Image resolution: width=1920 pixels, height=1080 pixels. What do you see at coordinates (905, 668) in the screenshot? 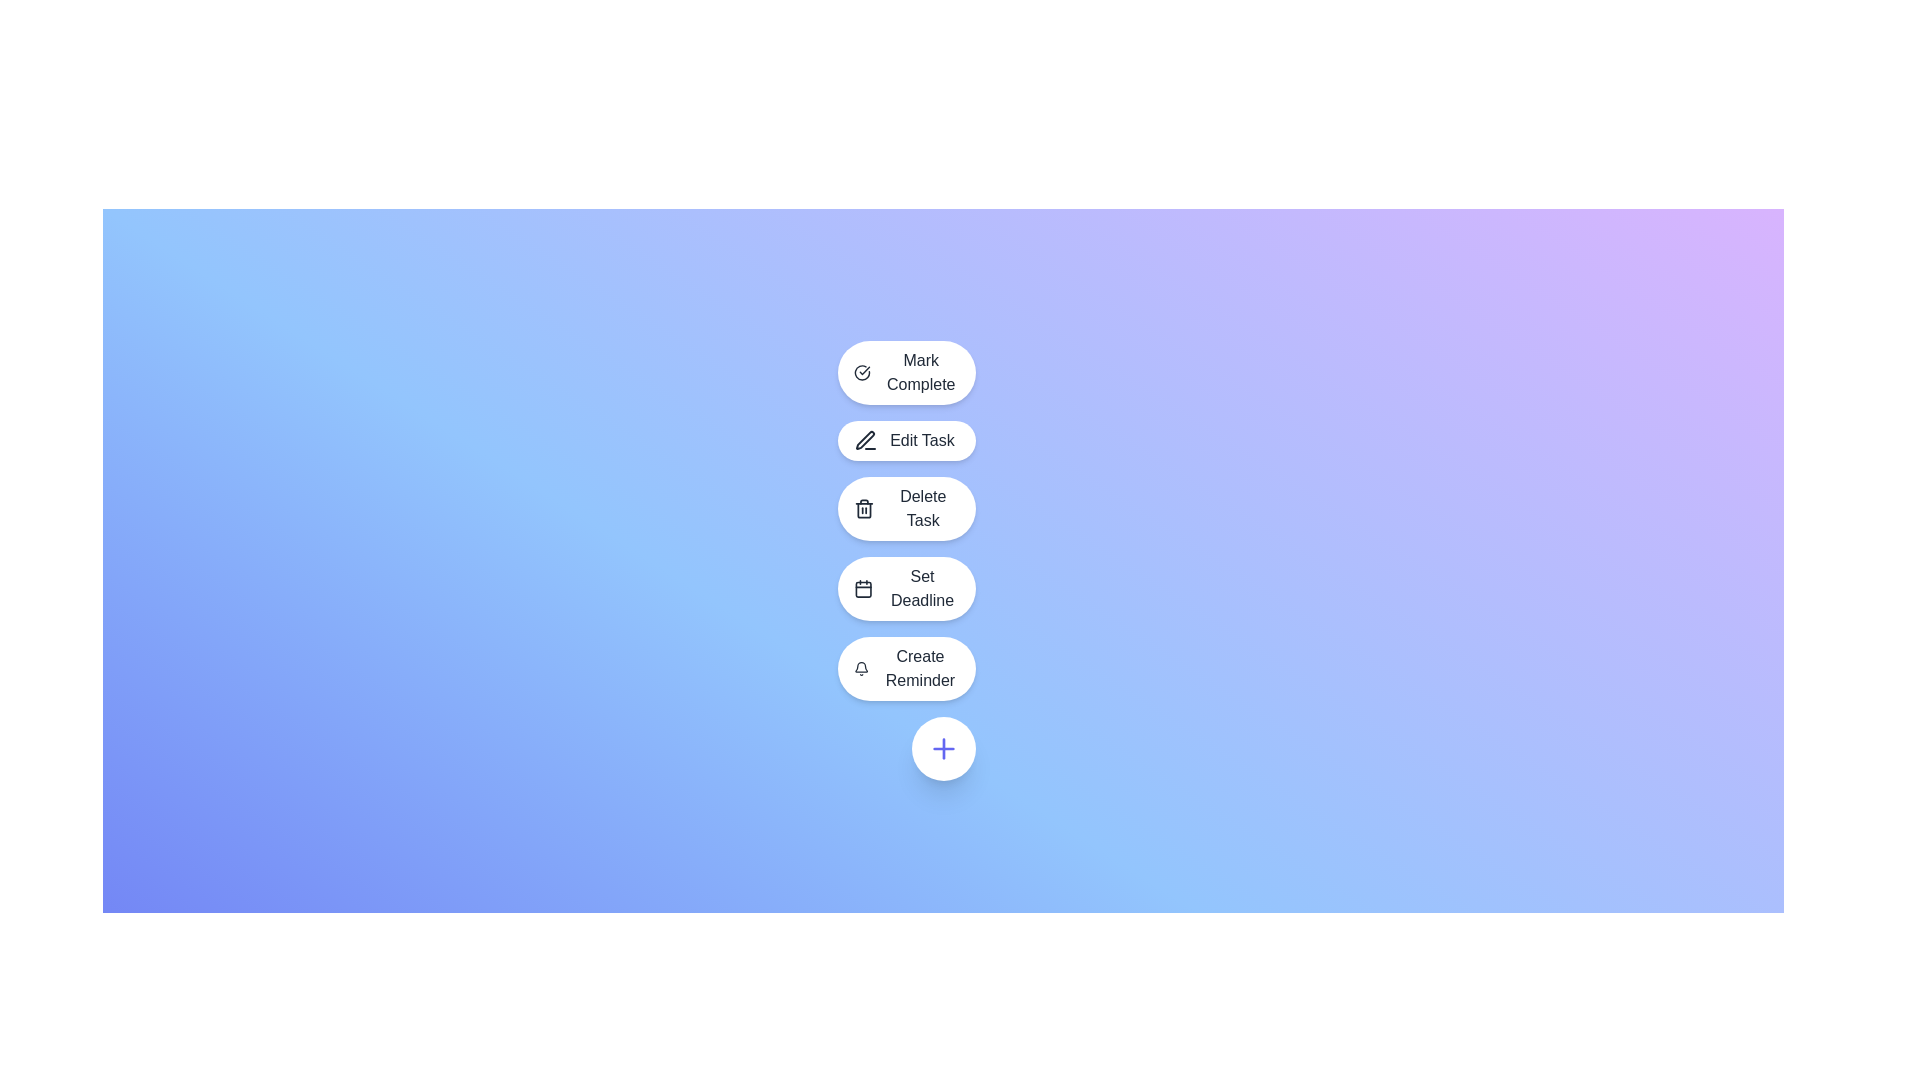
I see `the 'Create Reminder' button, which is the fifth button in the dropdown list, to initiate the reminder creation process` at bounding box center [905, 668].